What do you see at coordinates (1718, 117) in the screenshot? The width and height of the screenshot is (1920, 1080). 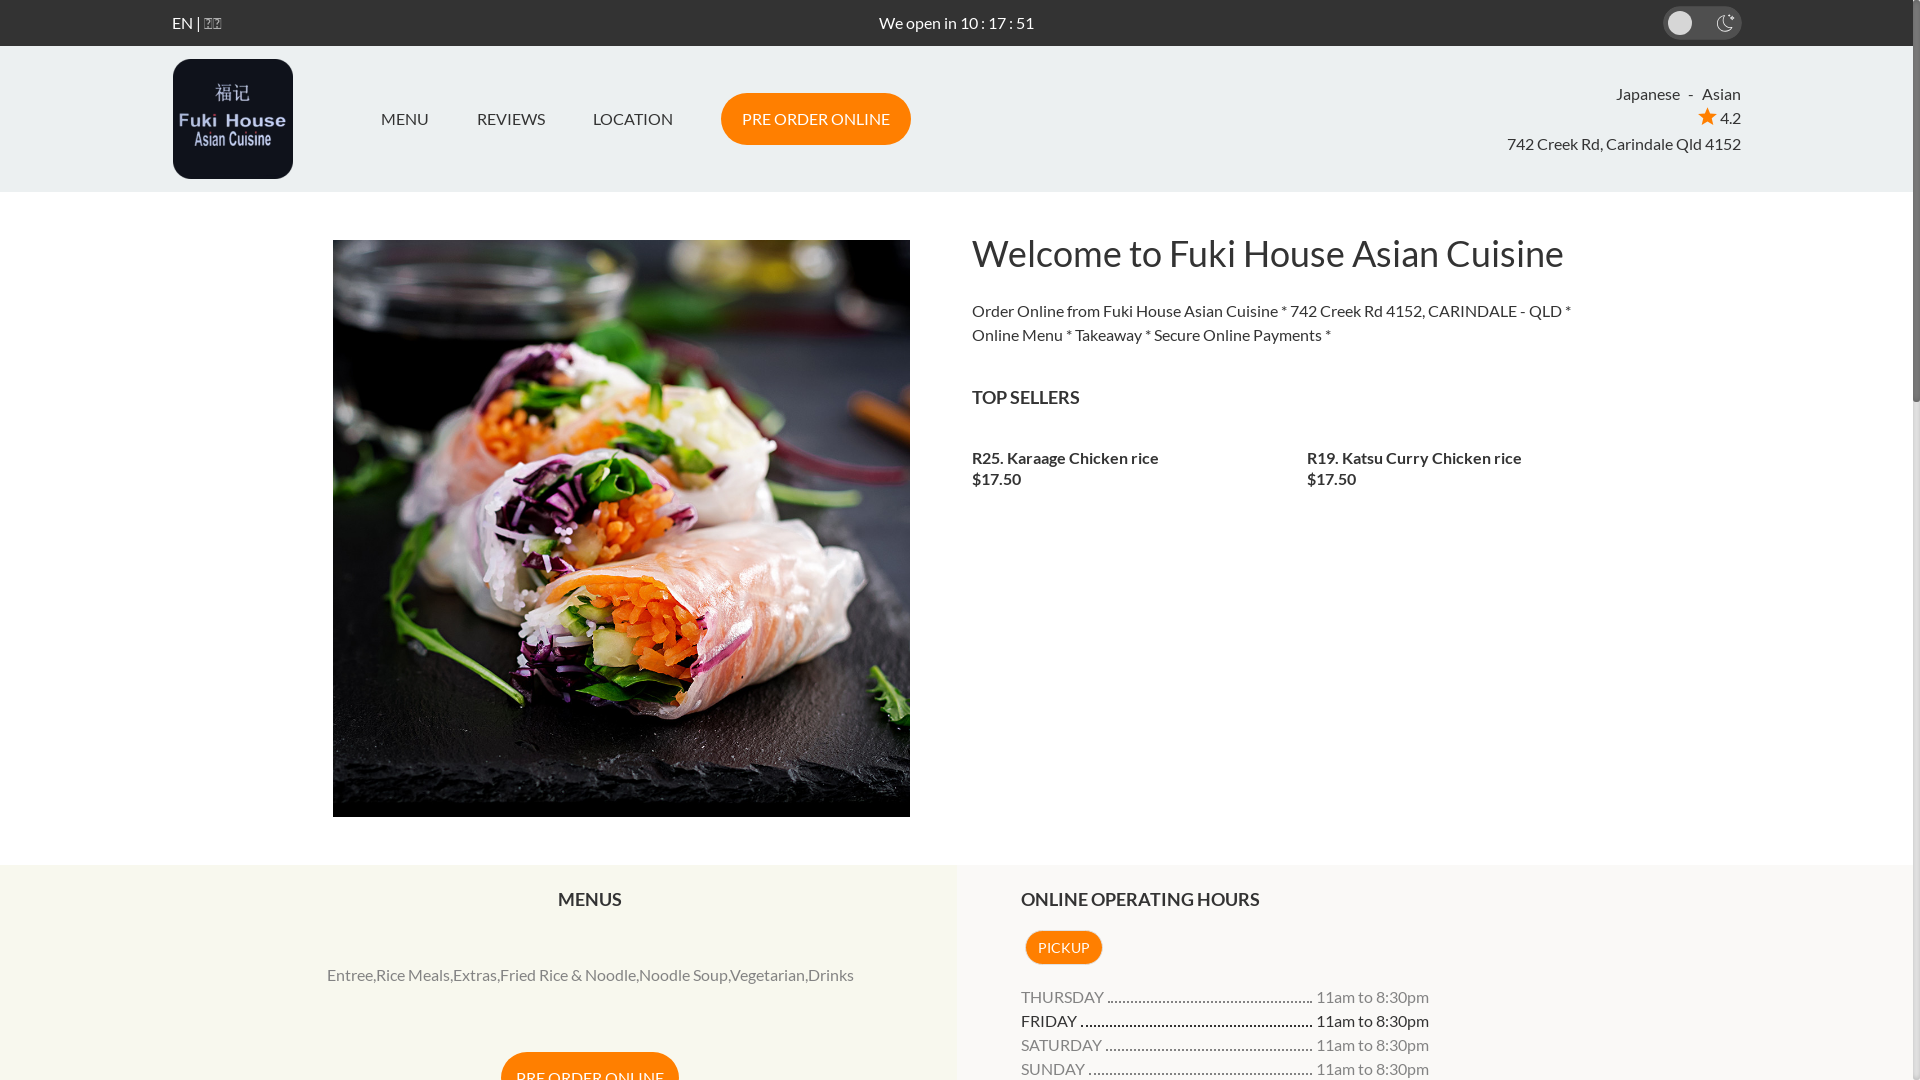 I see `'4.2'` at bounding box center [1718, 117].